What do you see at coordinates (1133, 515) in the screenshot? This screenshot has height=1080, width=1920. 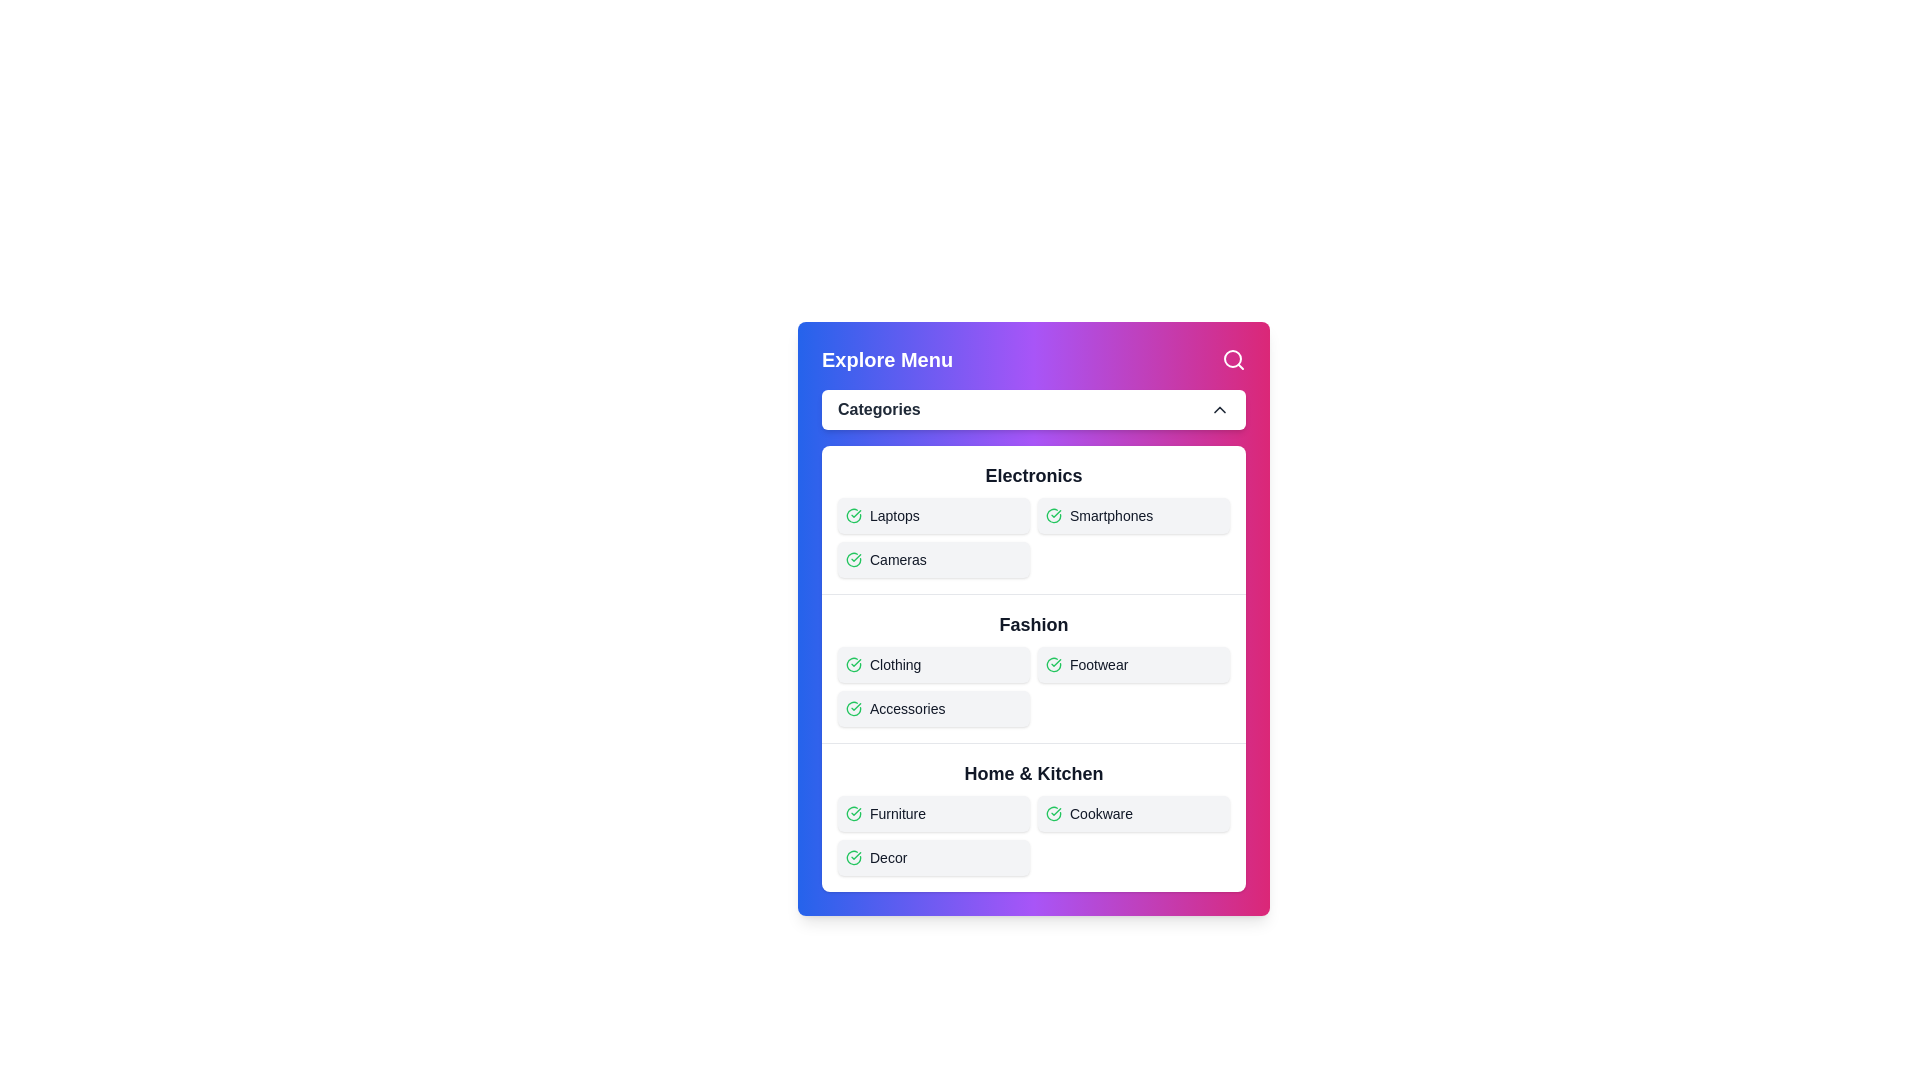 I see `the 'Smartphones' category button located below 'Laptops' and above 'Cameras' in the 'Electronics' section to observe potential hover effects` at bounding box center [1133, 515].